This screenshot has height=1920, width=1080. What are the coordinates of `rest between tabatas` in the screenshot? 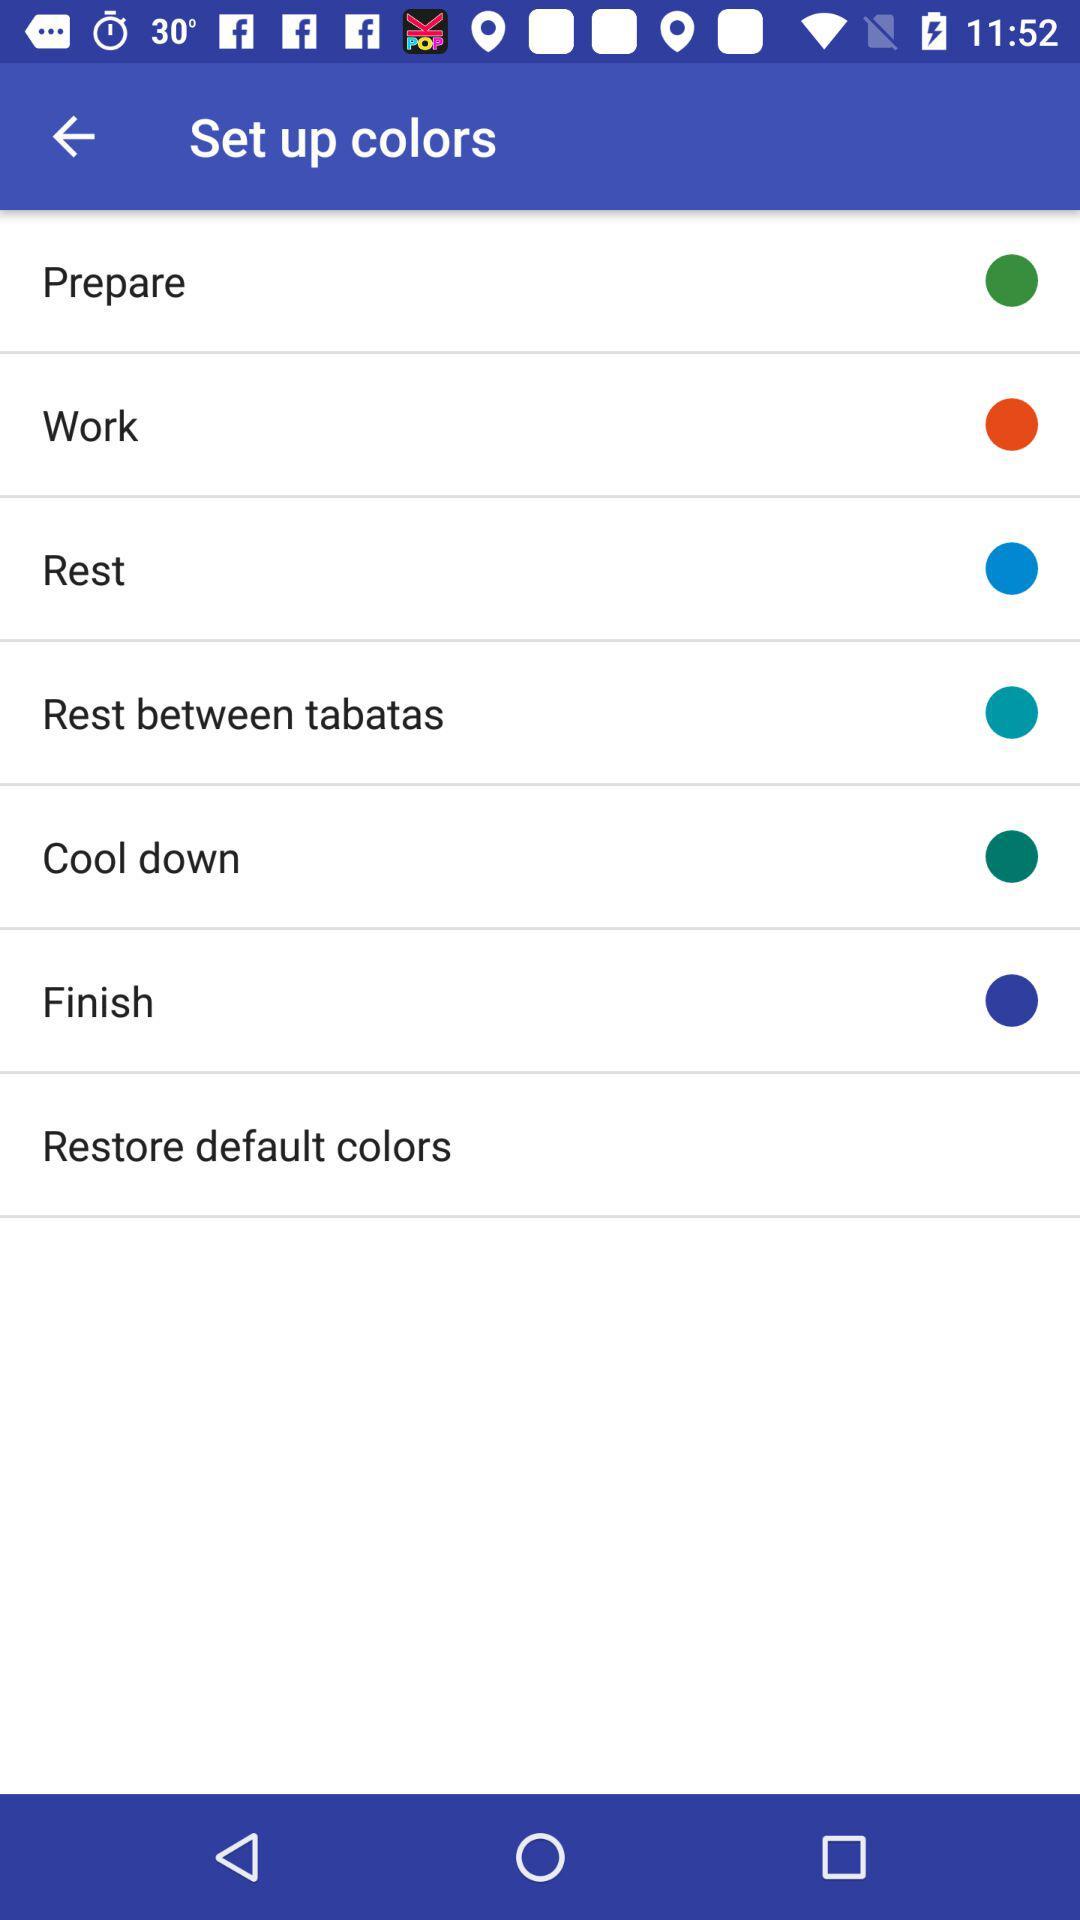 It's located at (242, 712).